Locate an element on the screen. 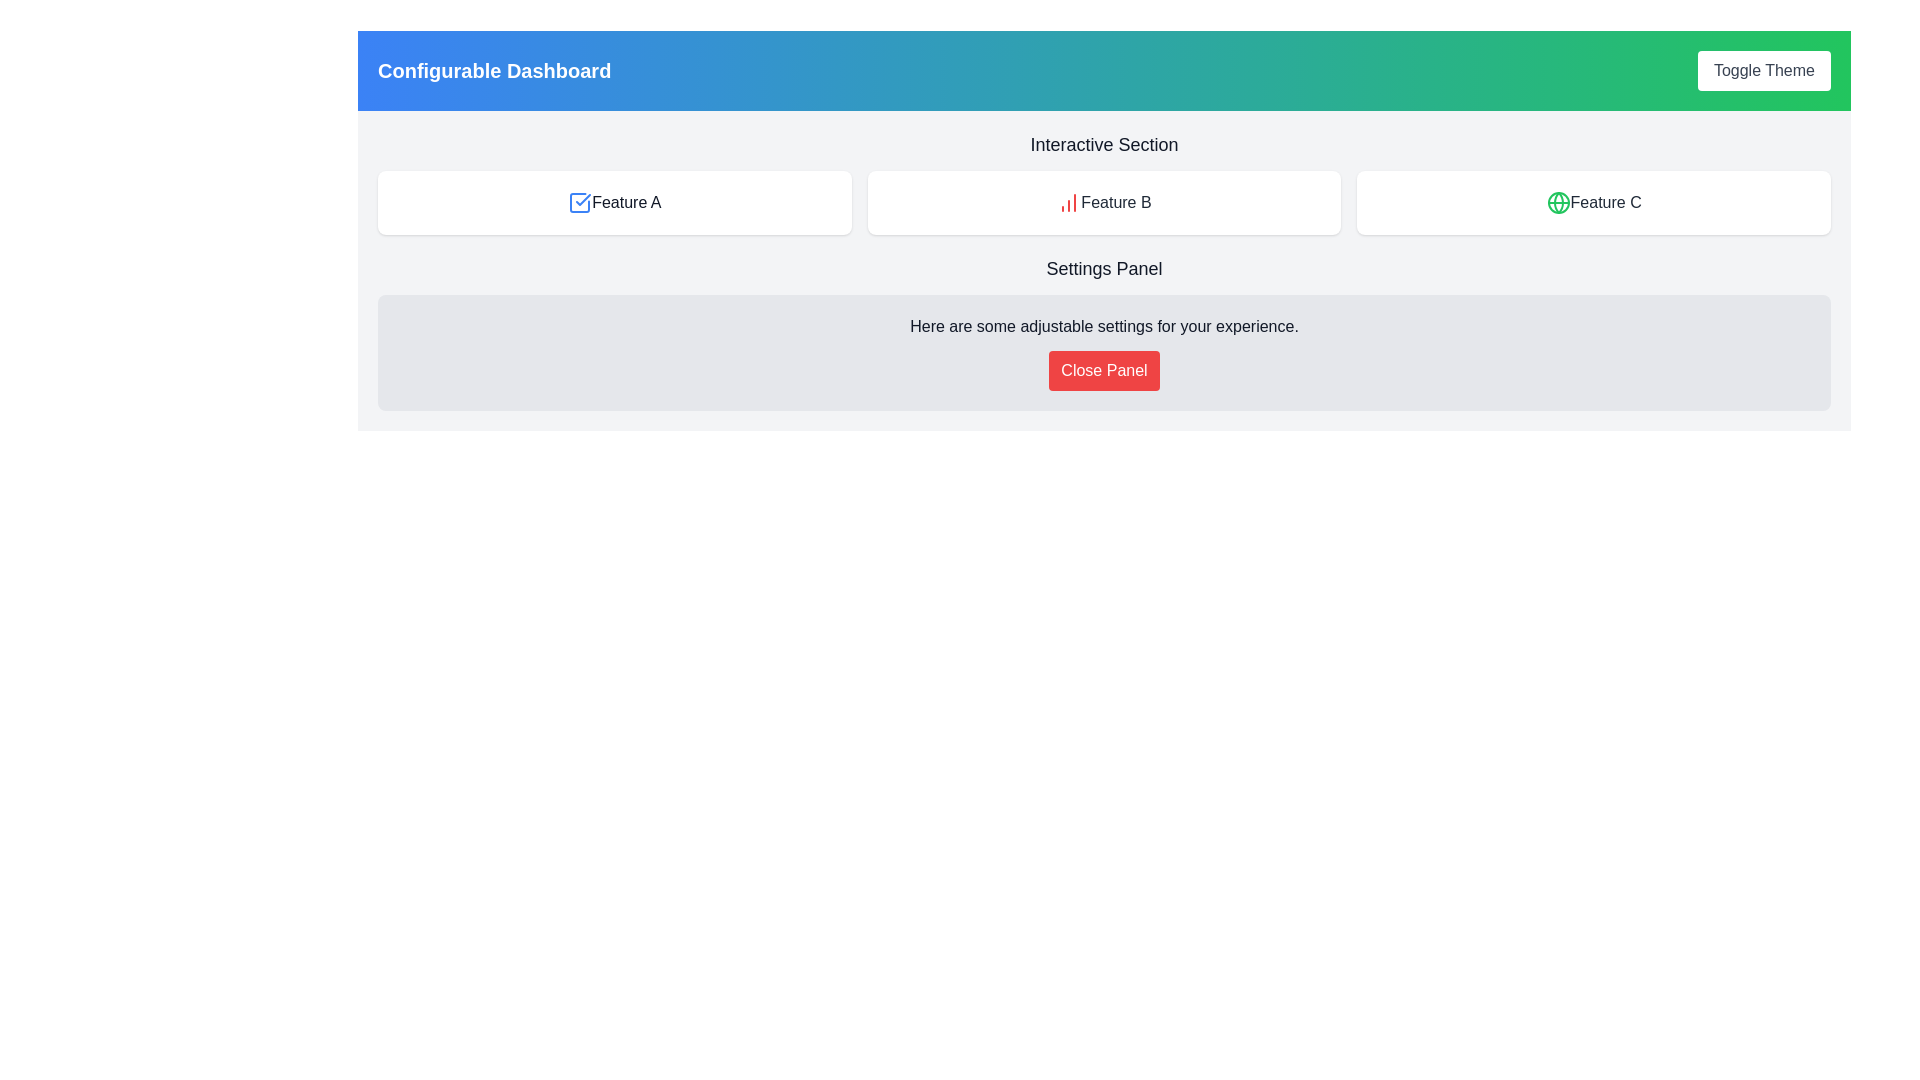 This screenshot has height=1080, width=1920. properties of the Vector Graphic Icon indicating the enabled or selected status of the feature labeled 'Feature A', located to the left of the text label is located at coordinates (579, 203).